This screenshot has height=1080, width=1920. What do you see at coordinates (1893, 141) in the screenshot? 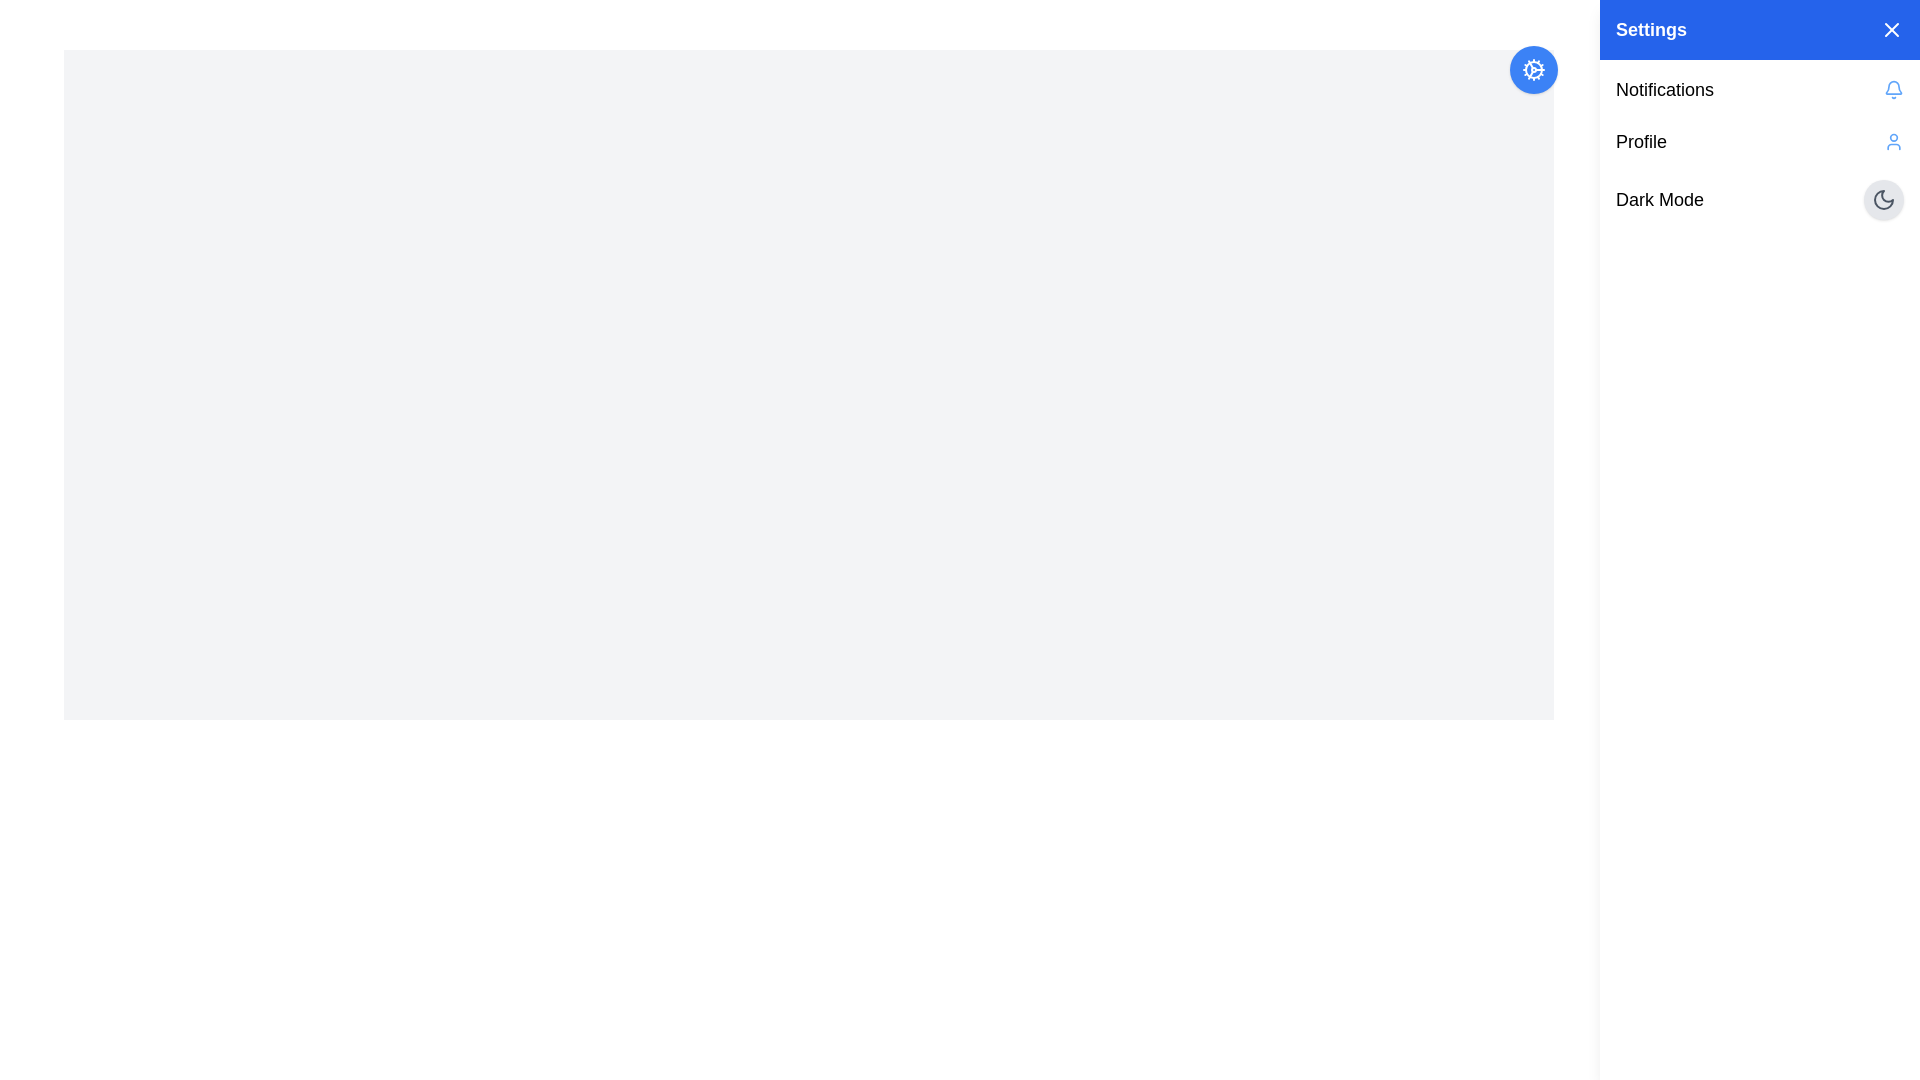
I see `the user avatar icon, which is a minimalistic outline with blue accents, located on the far-right side of the settings panel, aligned with the text 'Profile'` at bounding box center [1893, 141].